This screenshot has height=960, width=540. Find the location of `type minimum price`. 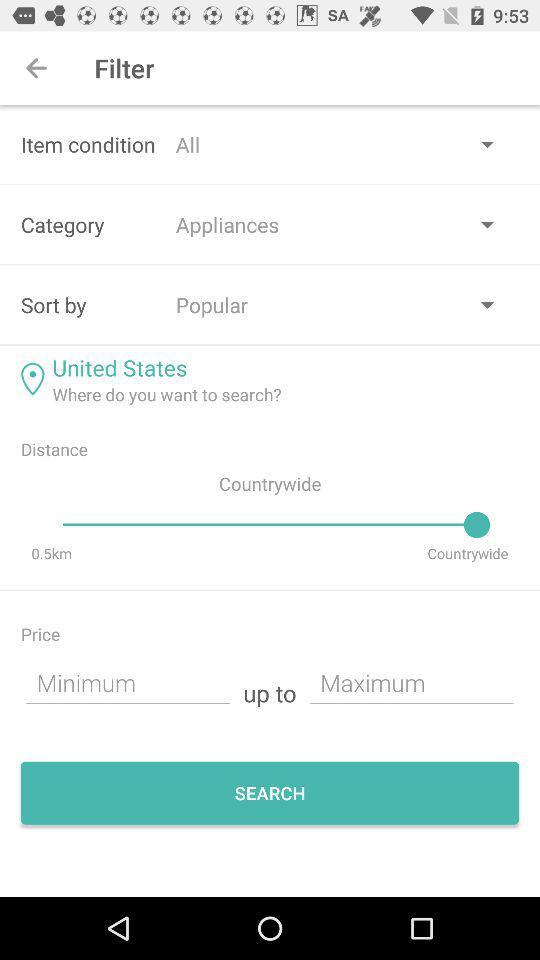

type minimum price is located at coordinates (128, 682).